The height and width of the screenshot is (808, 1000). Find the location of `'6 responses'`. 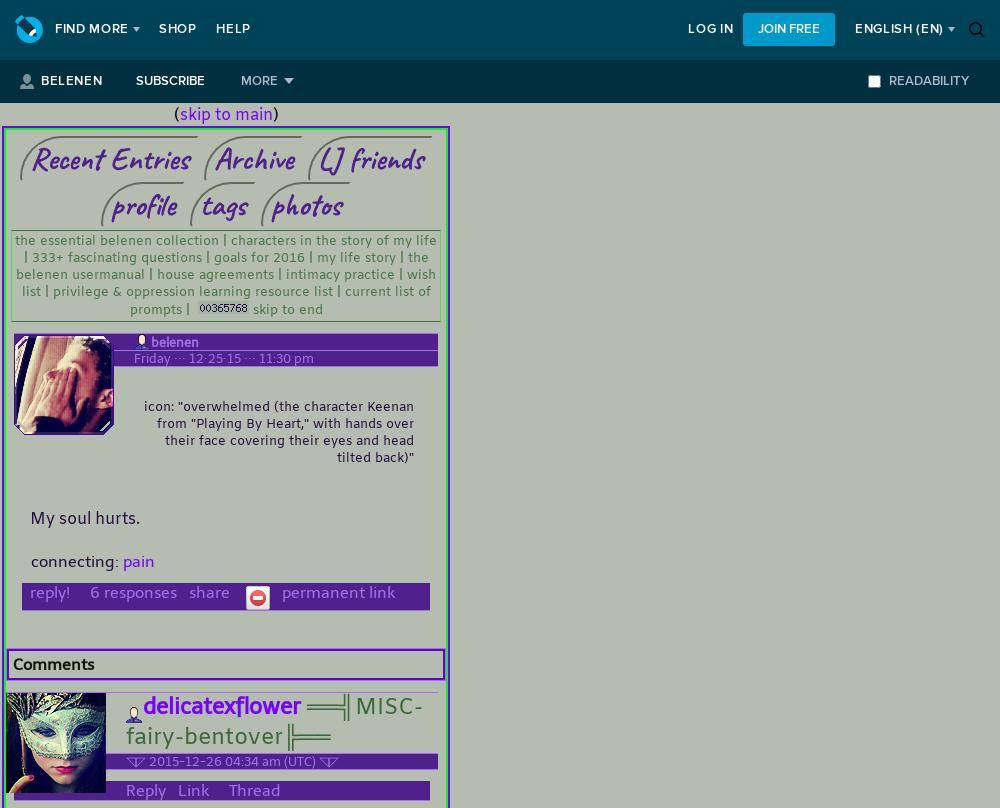

'6 responses' is located at coordinates (81, 591).